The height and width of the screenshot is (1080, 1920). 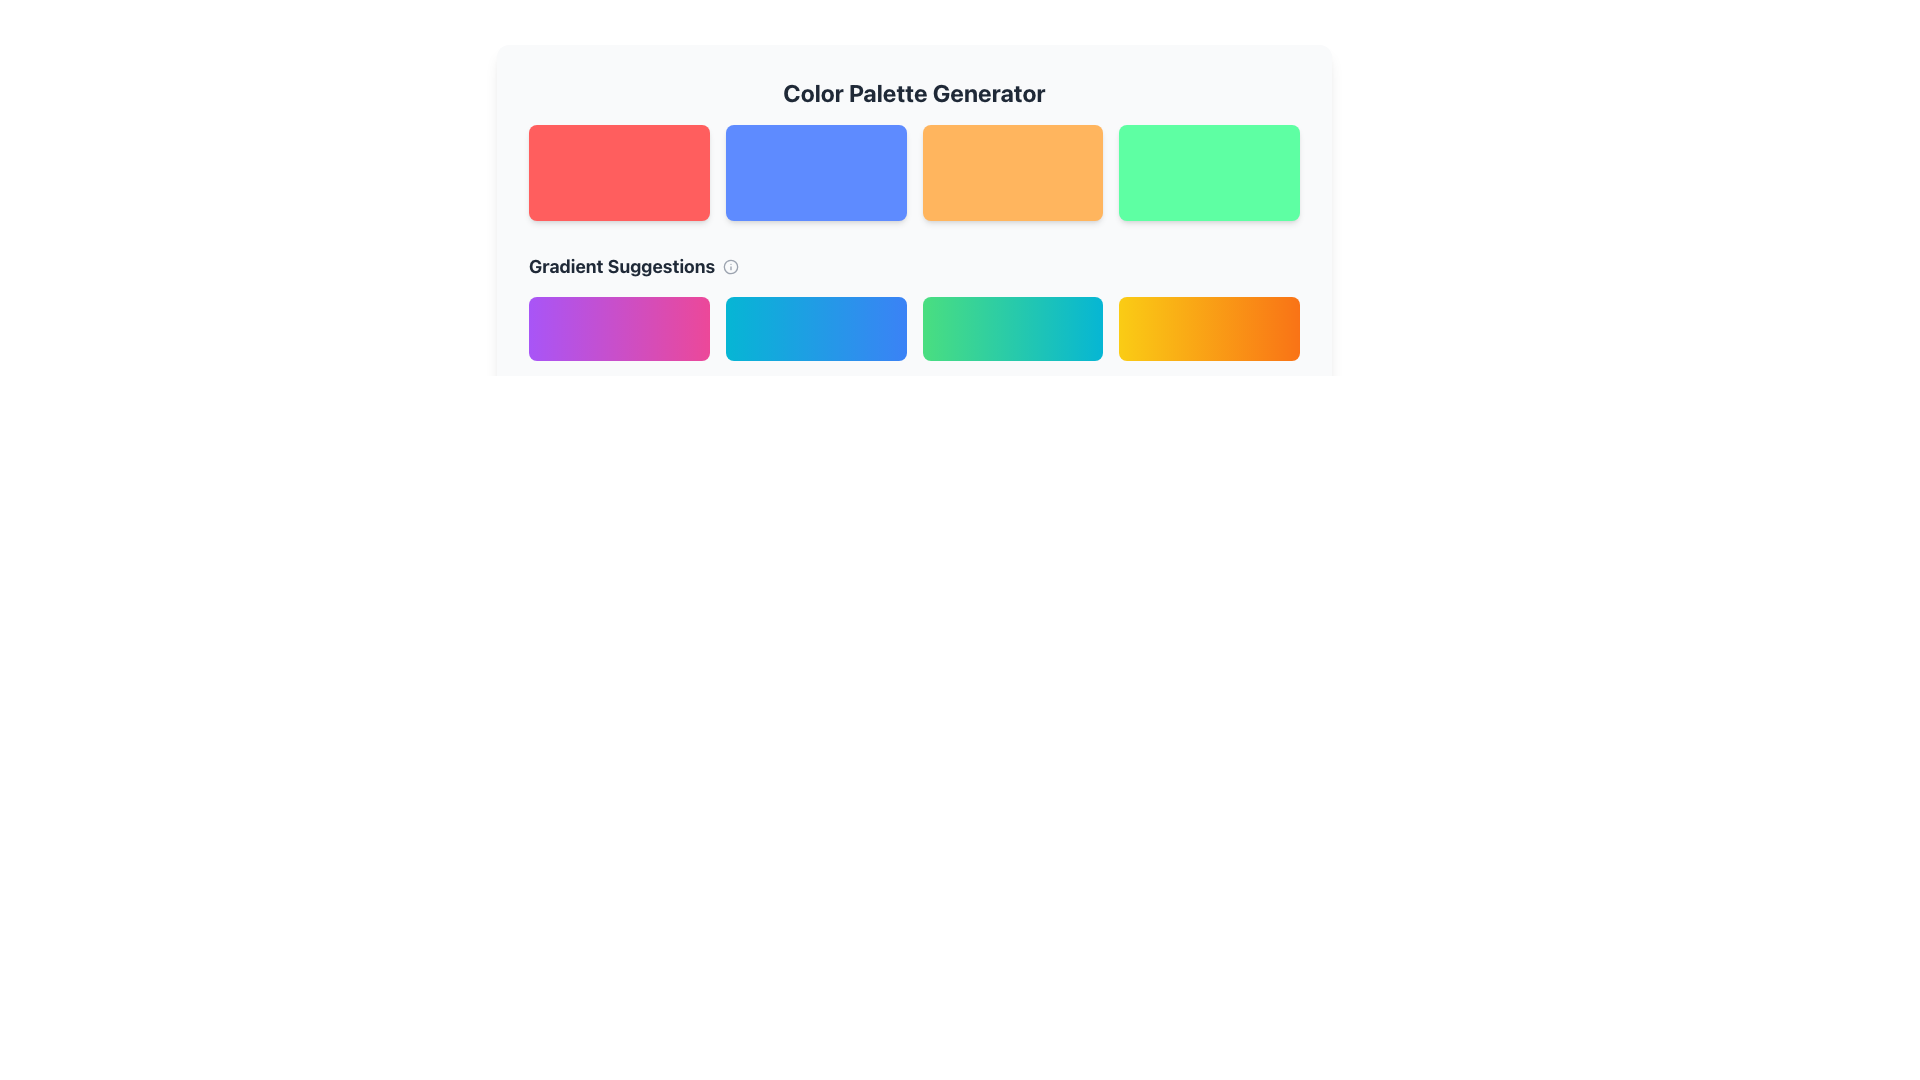 I want to click on the second button in the top row of the grid layout, located between the red and orange rectangles, to interact with the color palette data, so click(x=816, y=172).